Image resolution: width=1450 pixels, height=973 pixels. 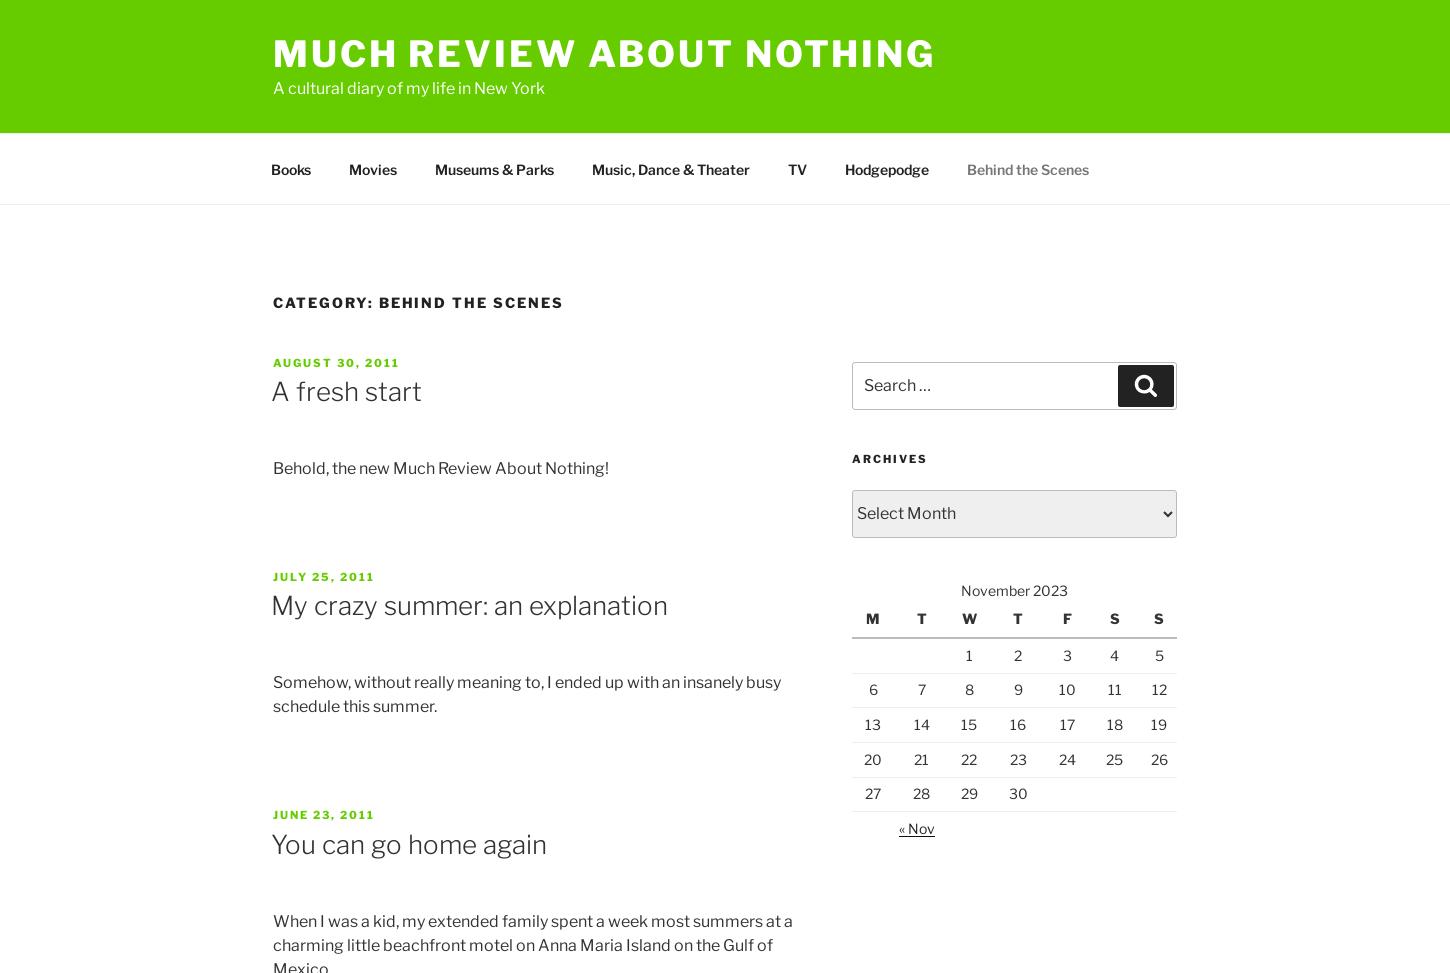 I want to click on '13', so click(x=872, y=723).